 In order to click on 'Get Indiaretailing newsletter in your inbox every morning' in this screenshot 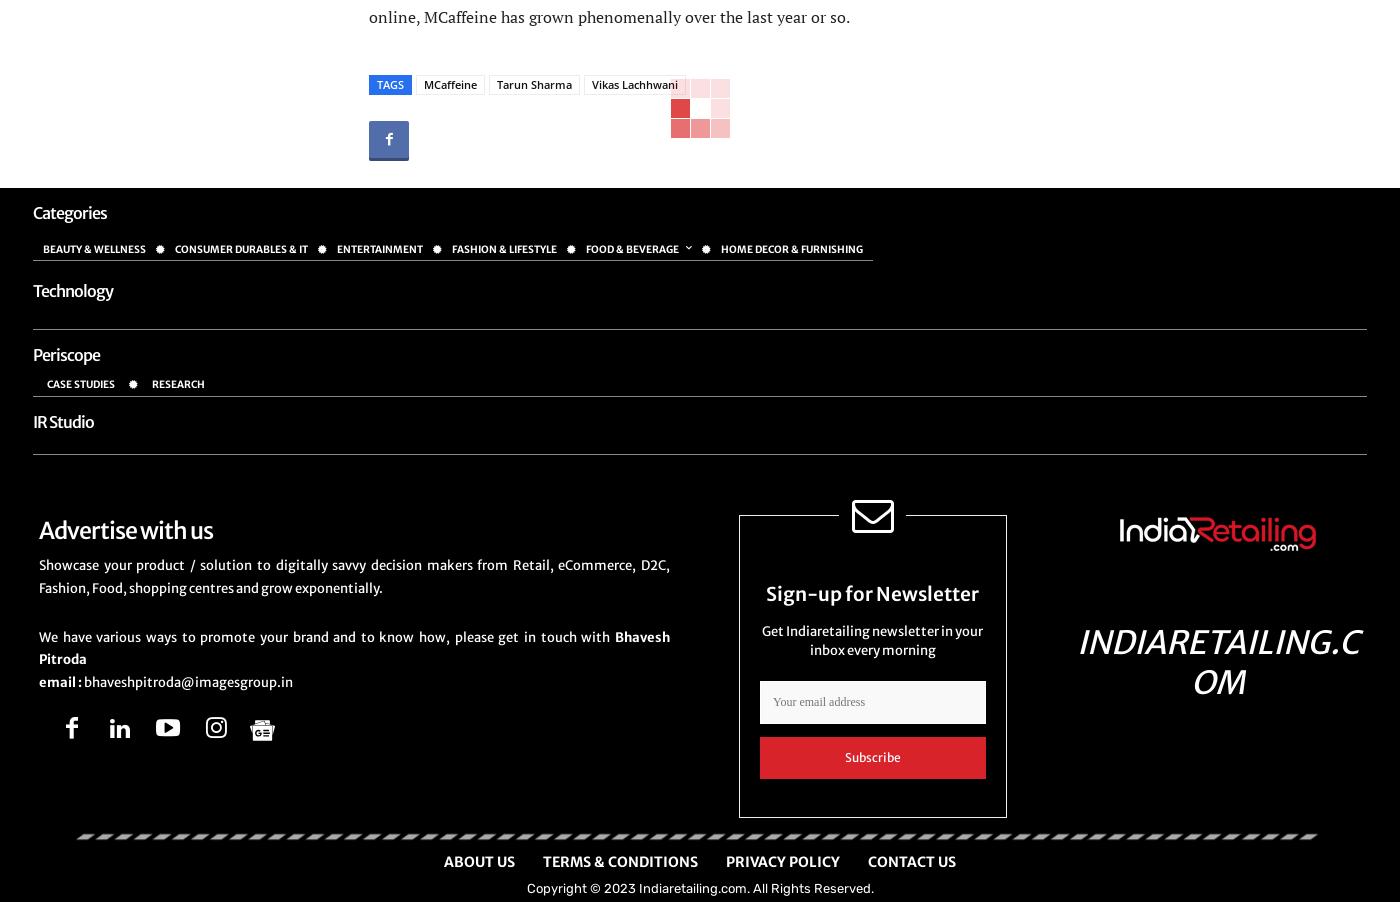, I will do `click(872, 638)`.